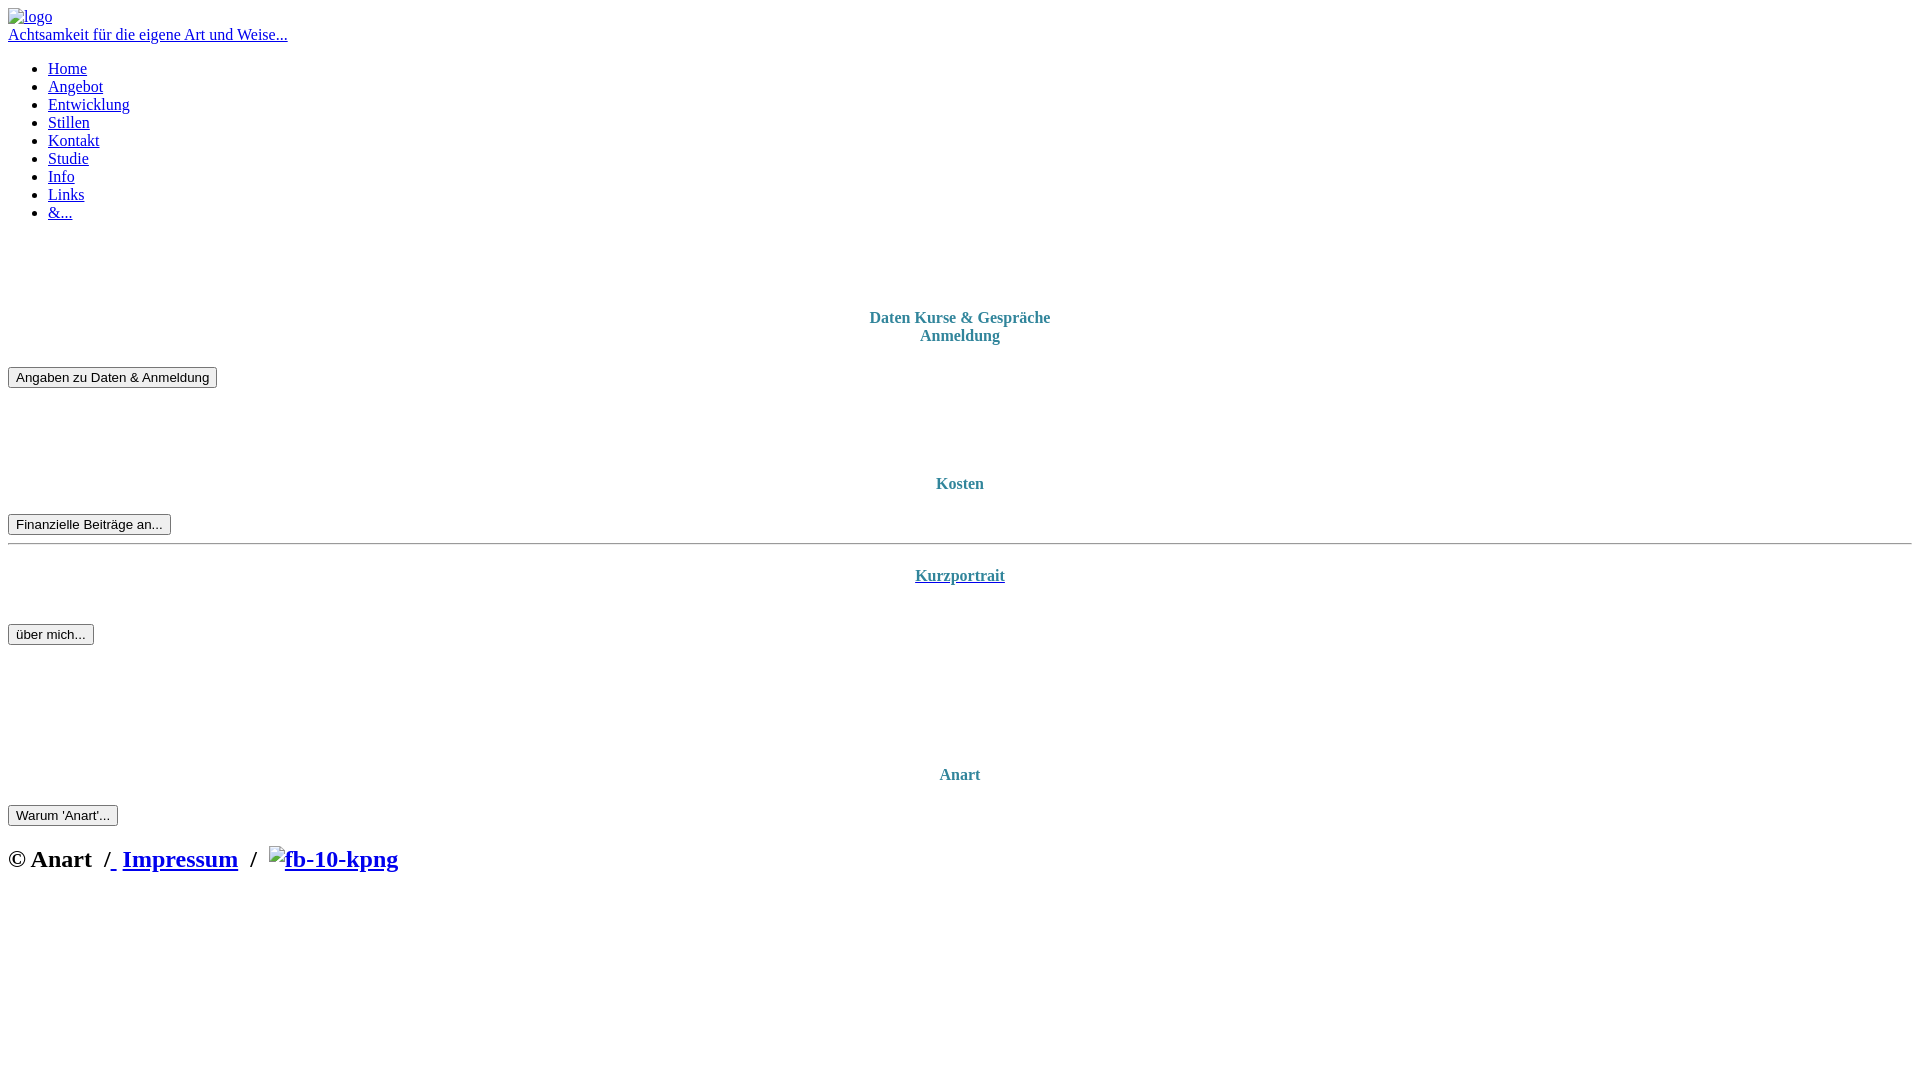  What do you see at coordinates (48, 104) in the screenshot?
I see `'Entwicklung'` at bounding box center [48, 104].